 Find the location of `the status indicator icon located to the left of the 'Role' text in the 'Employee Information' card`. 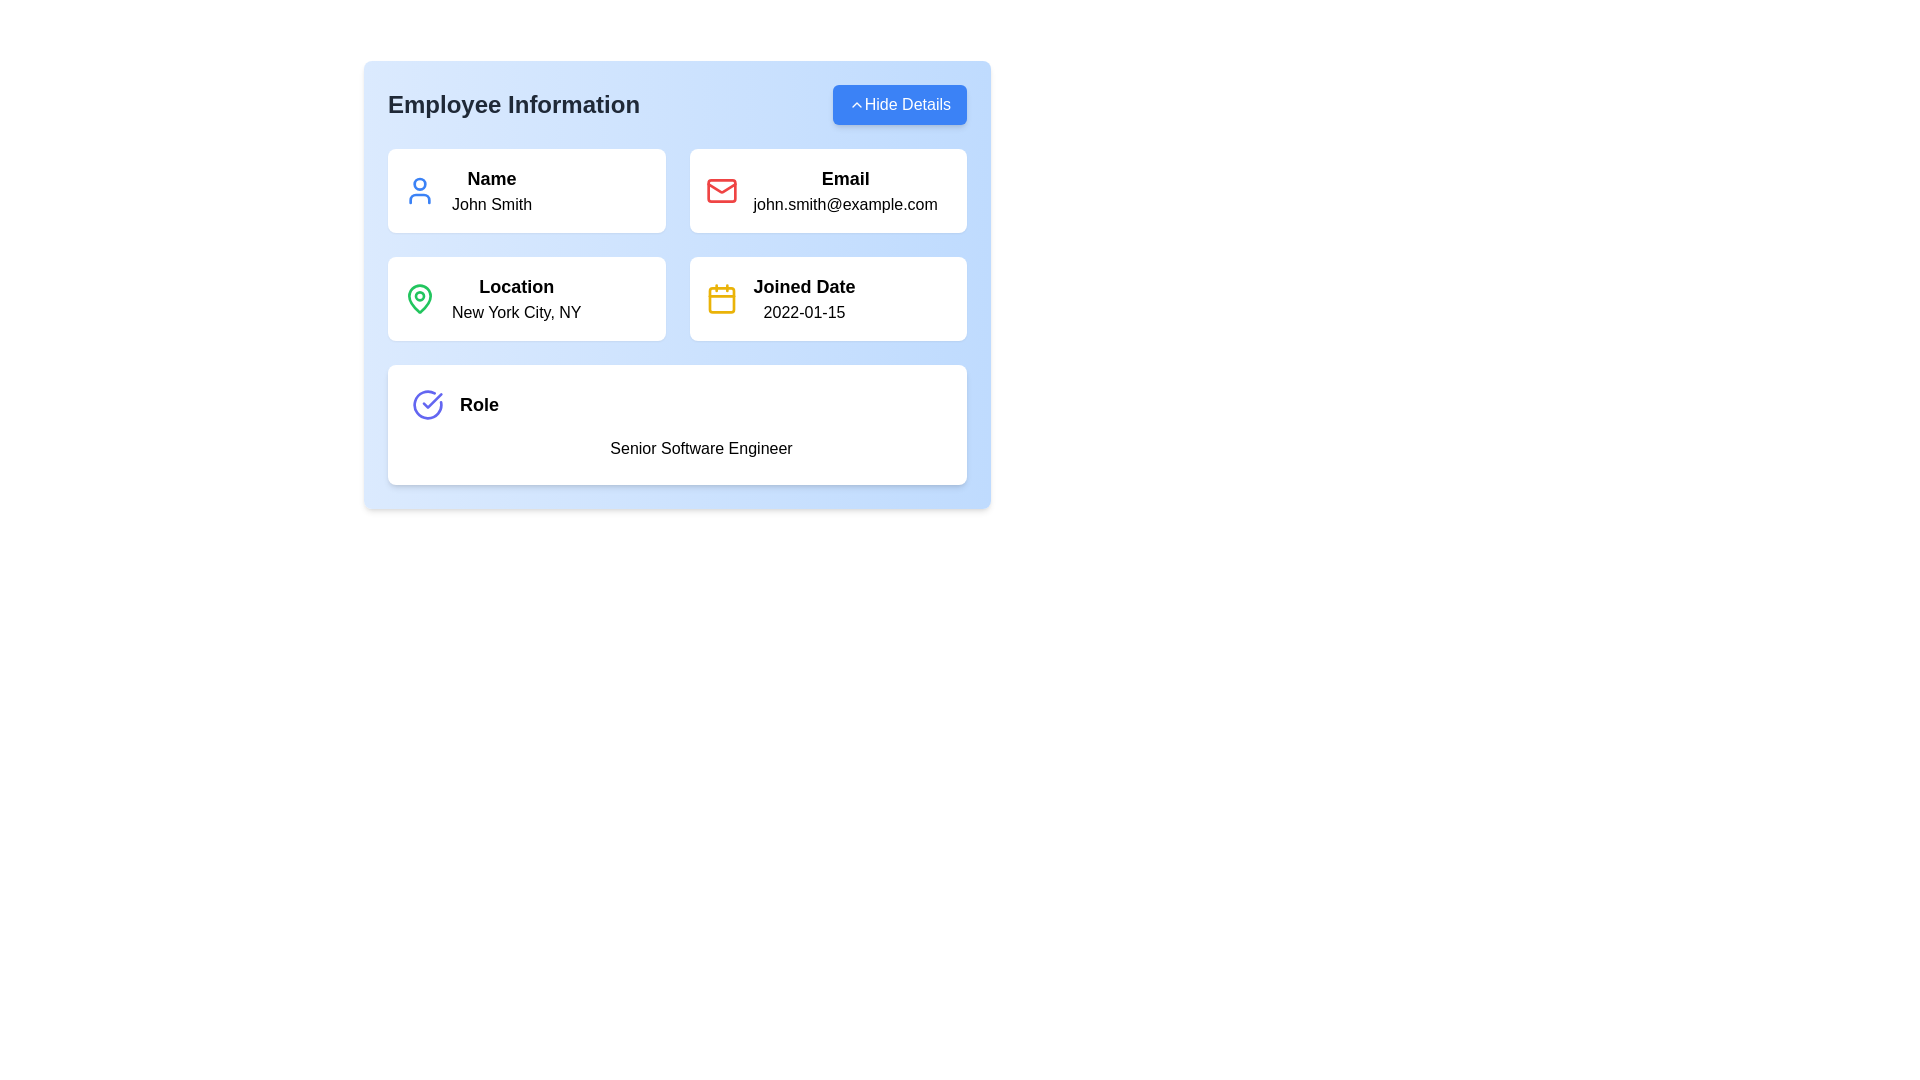

the status indicator icon located to the left of the 'Role' text in the 'Employee Information' card is located at coordinates (426, 405).